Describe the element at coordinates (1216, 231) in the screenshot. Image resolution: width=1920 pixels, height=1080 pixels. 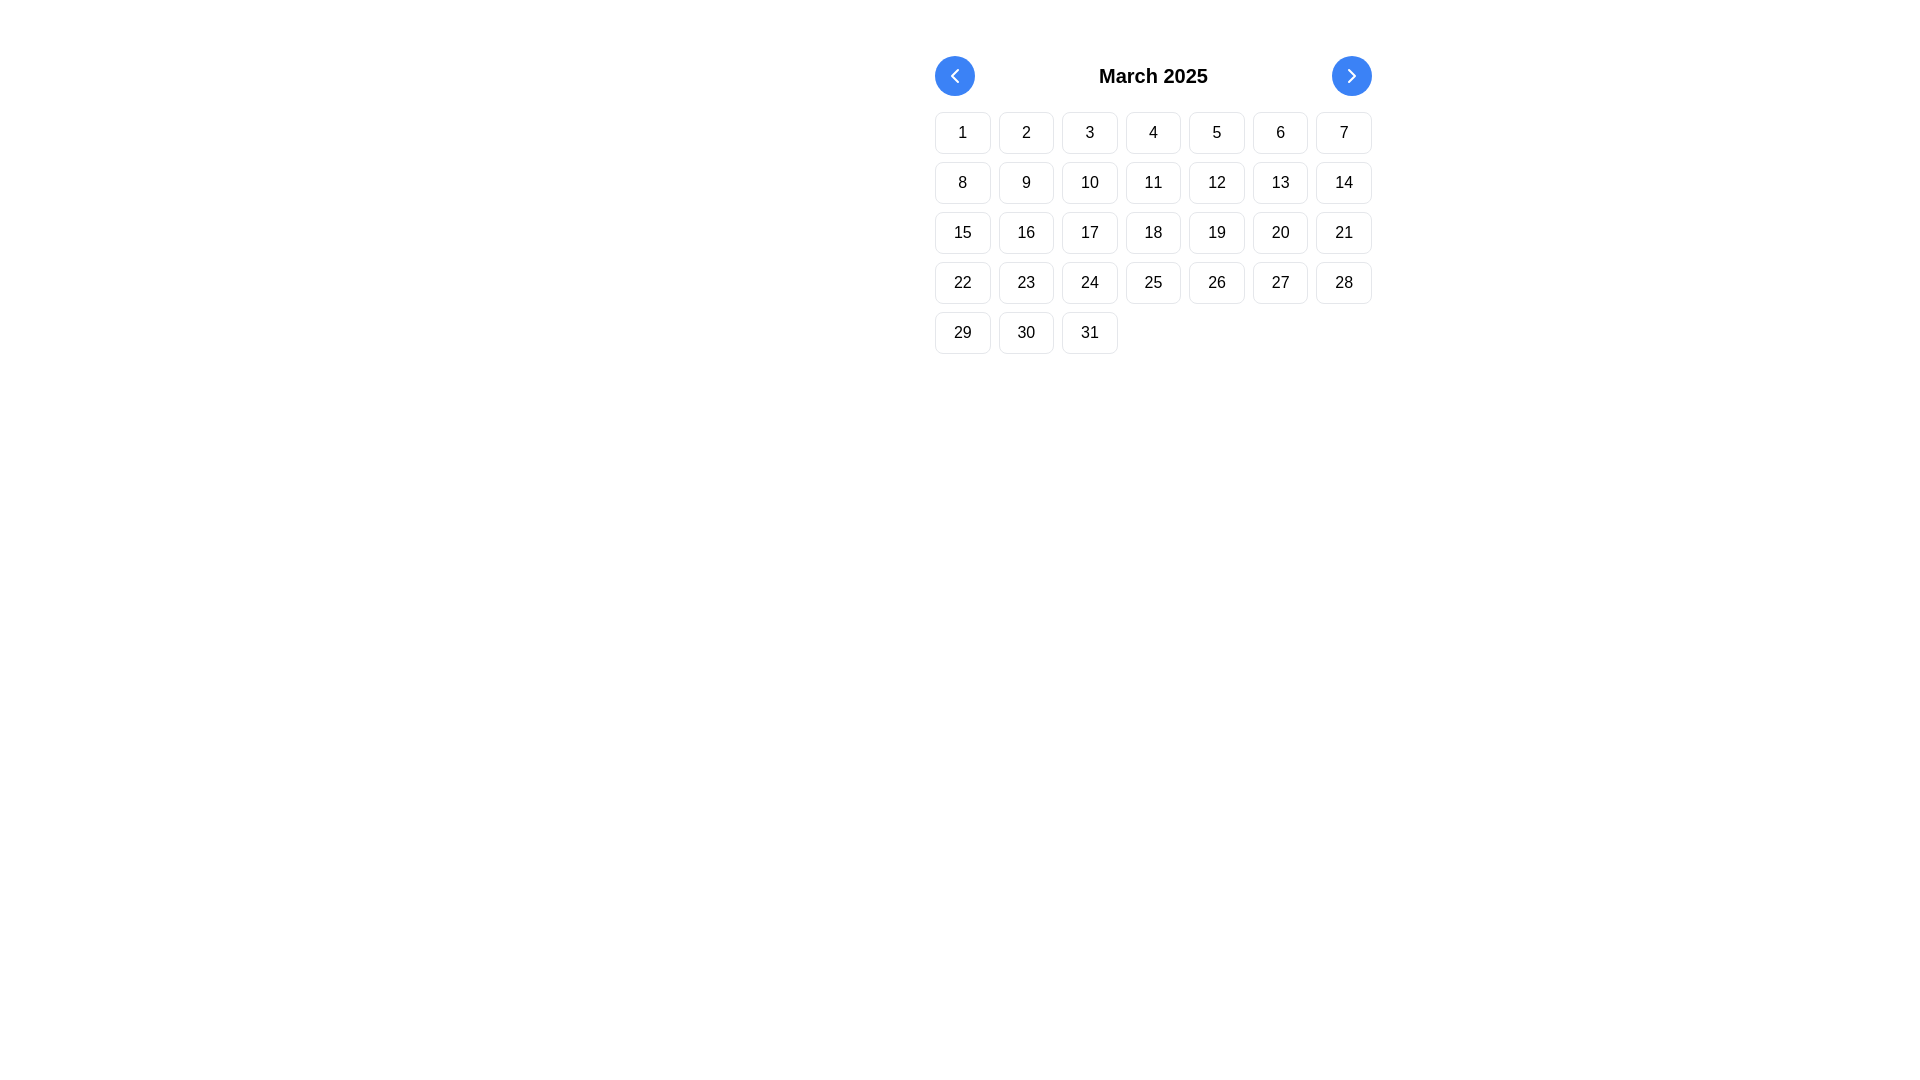
I see `the button representing the 19th day of March 2025 in the calendar grid` at that location.